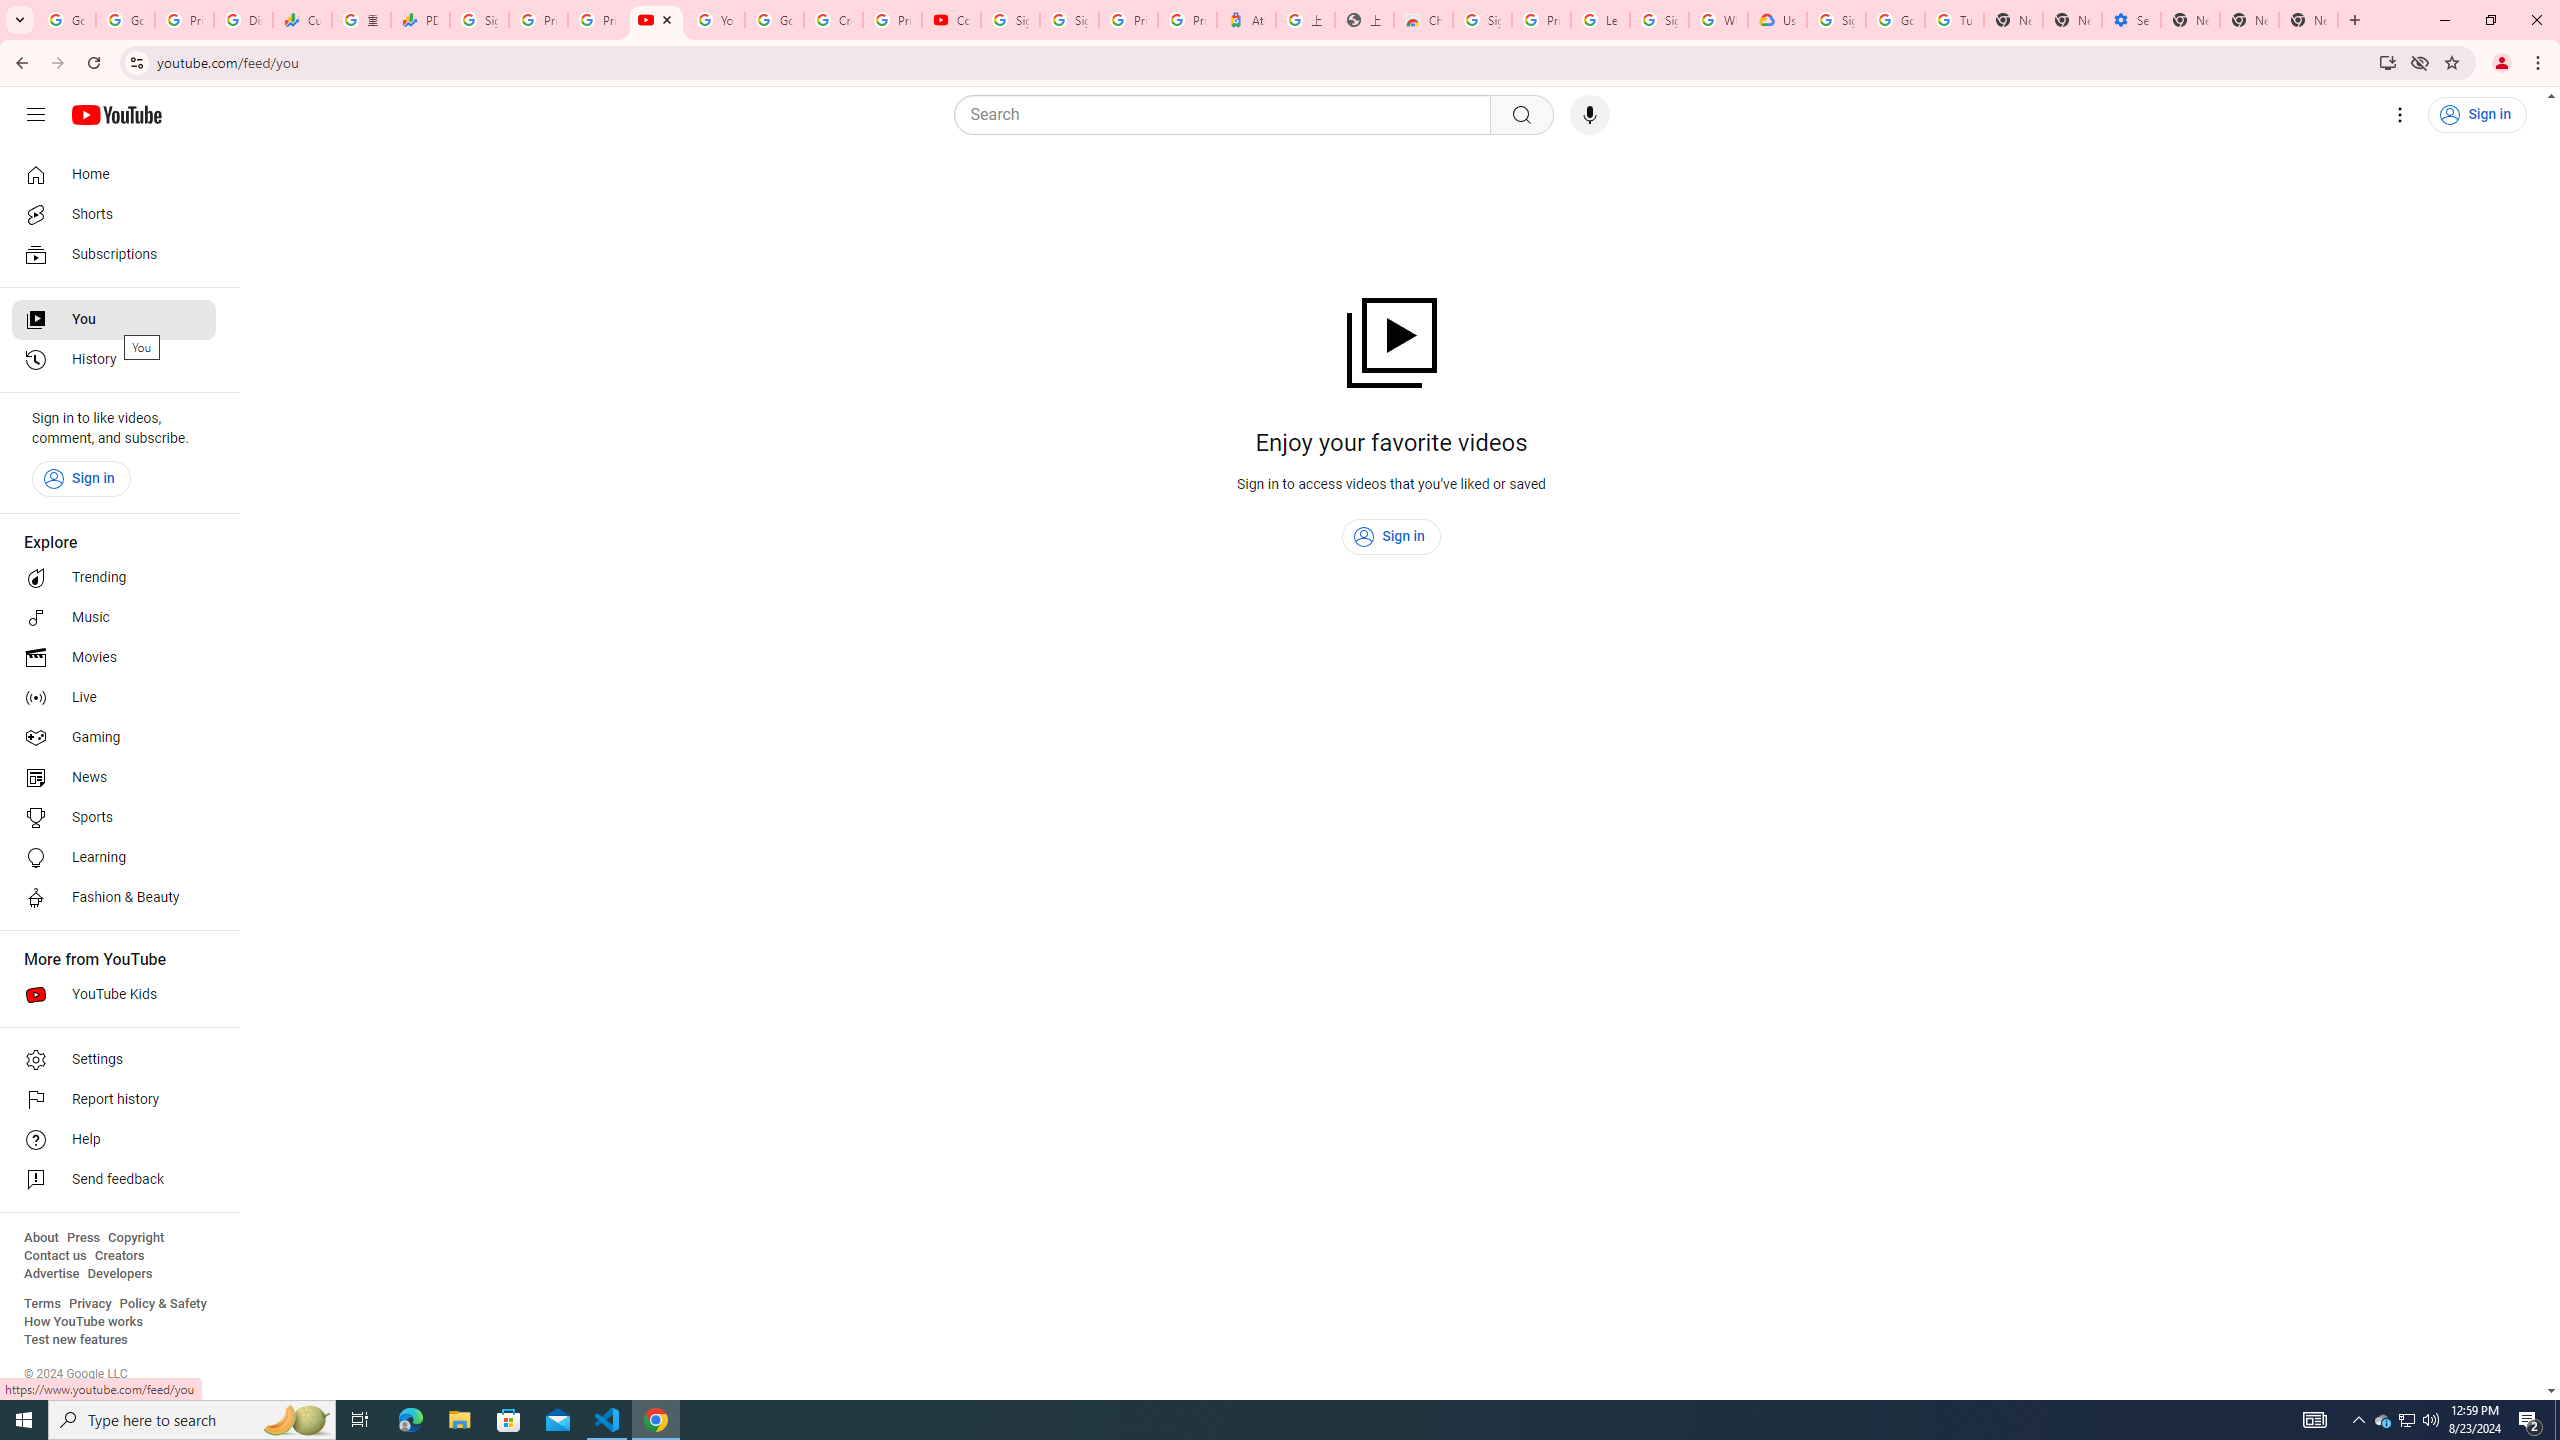 The height and width of the screenshot is (1440, 2560). I want to click on 'YouTube Kids', so click(113, 995).